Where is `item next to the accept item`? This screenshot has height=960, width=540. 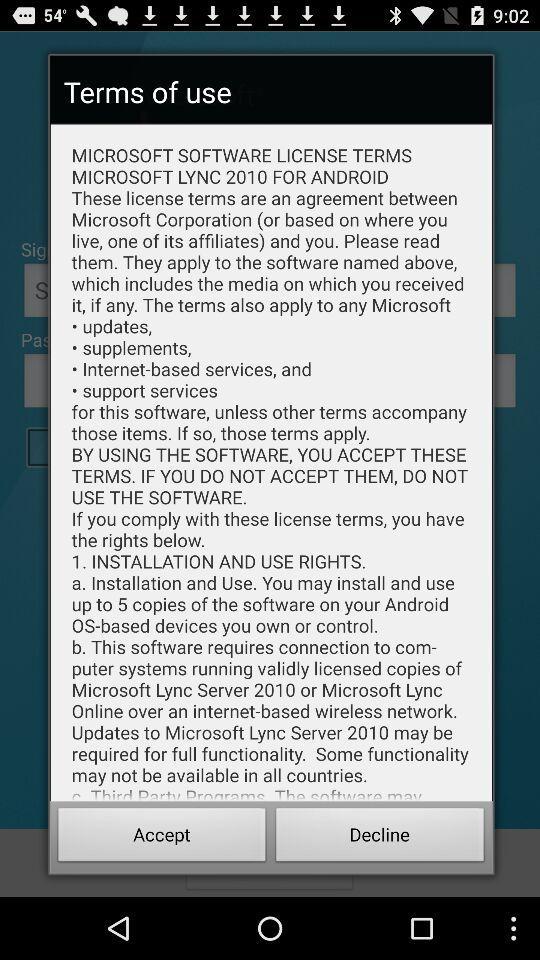 item next to the accept item is located at coordinates (380, 837).